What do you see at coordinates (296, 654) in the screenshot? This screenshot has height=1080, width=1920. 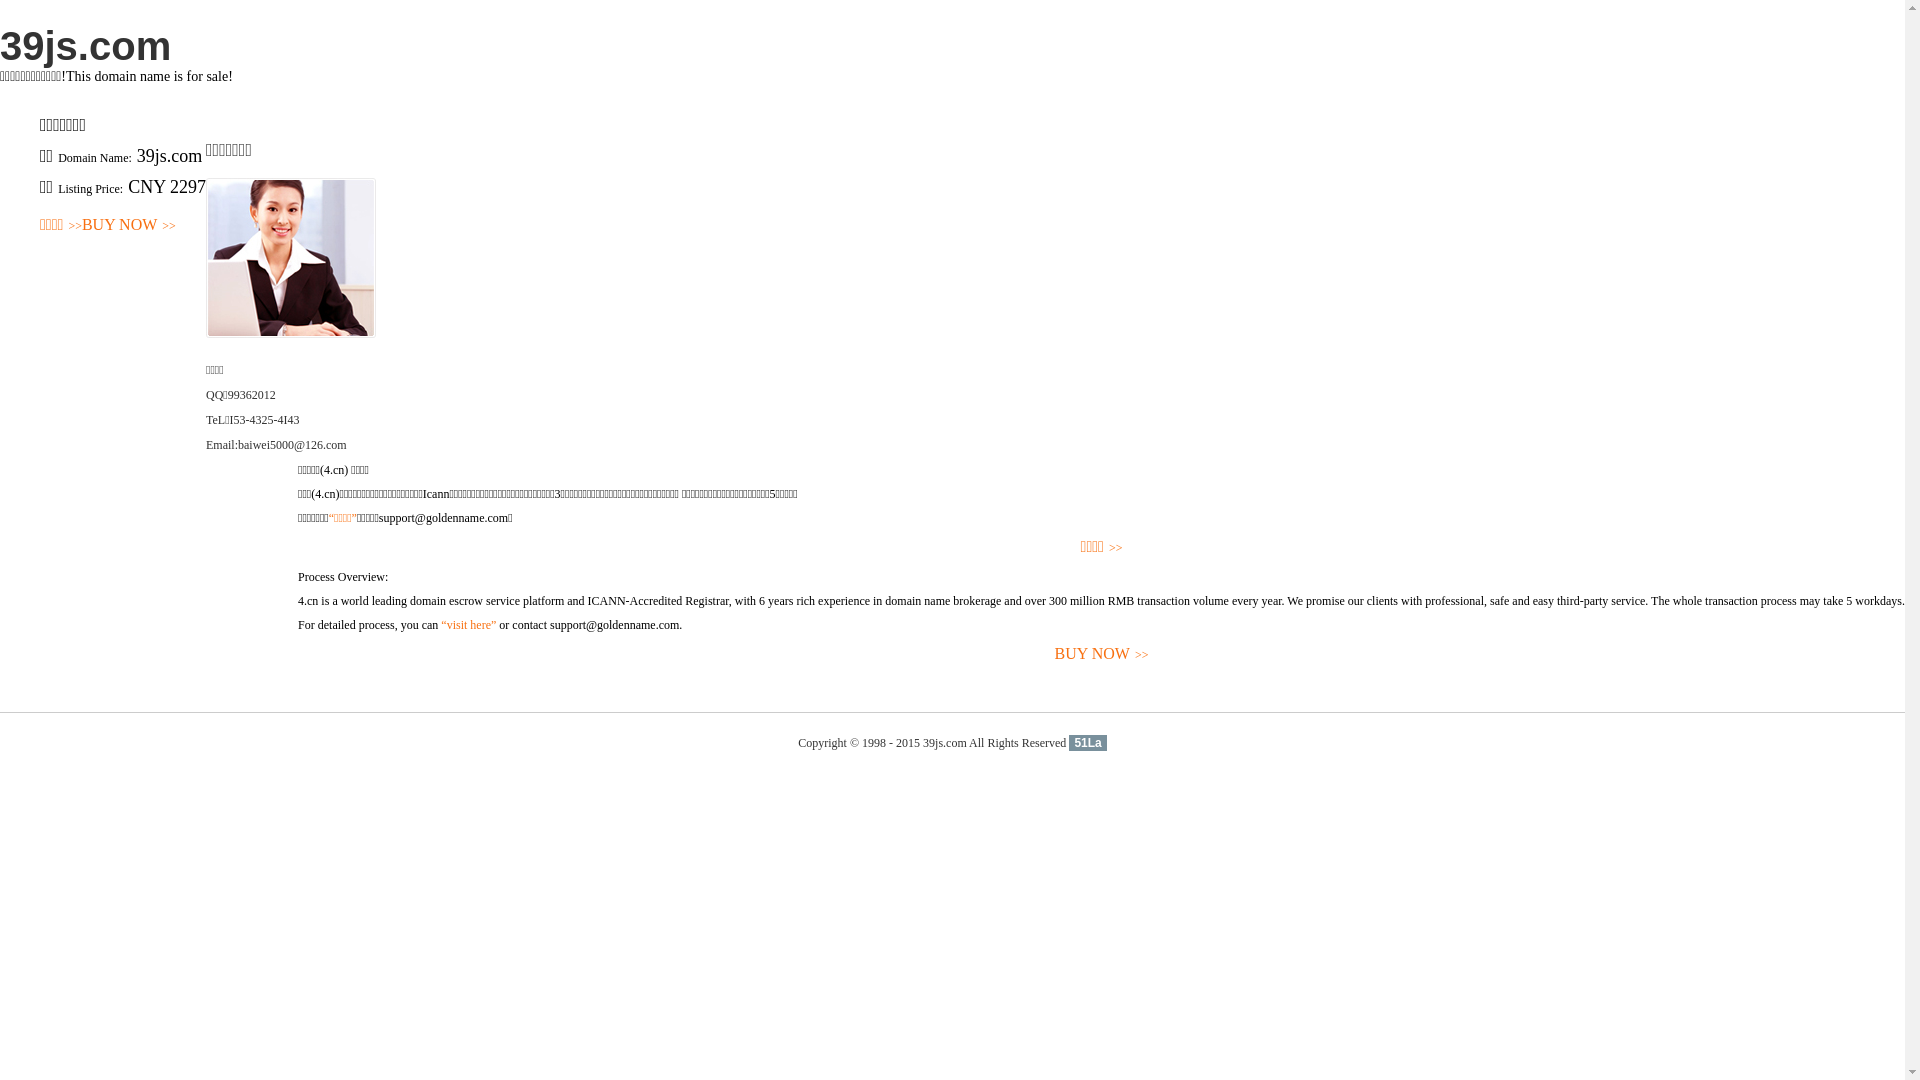 I see `'BUY NOW>>'` at bounding box center [296, 654].